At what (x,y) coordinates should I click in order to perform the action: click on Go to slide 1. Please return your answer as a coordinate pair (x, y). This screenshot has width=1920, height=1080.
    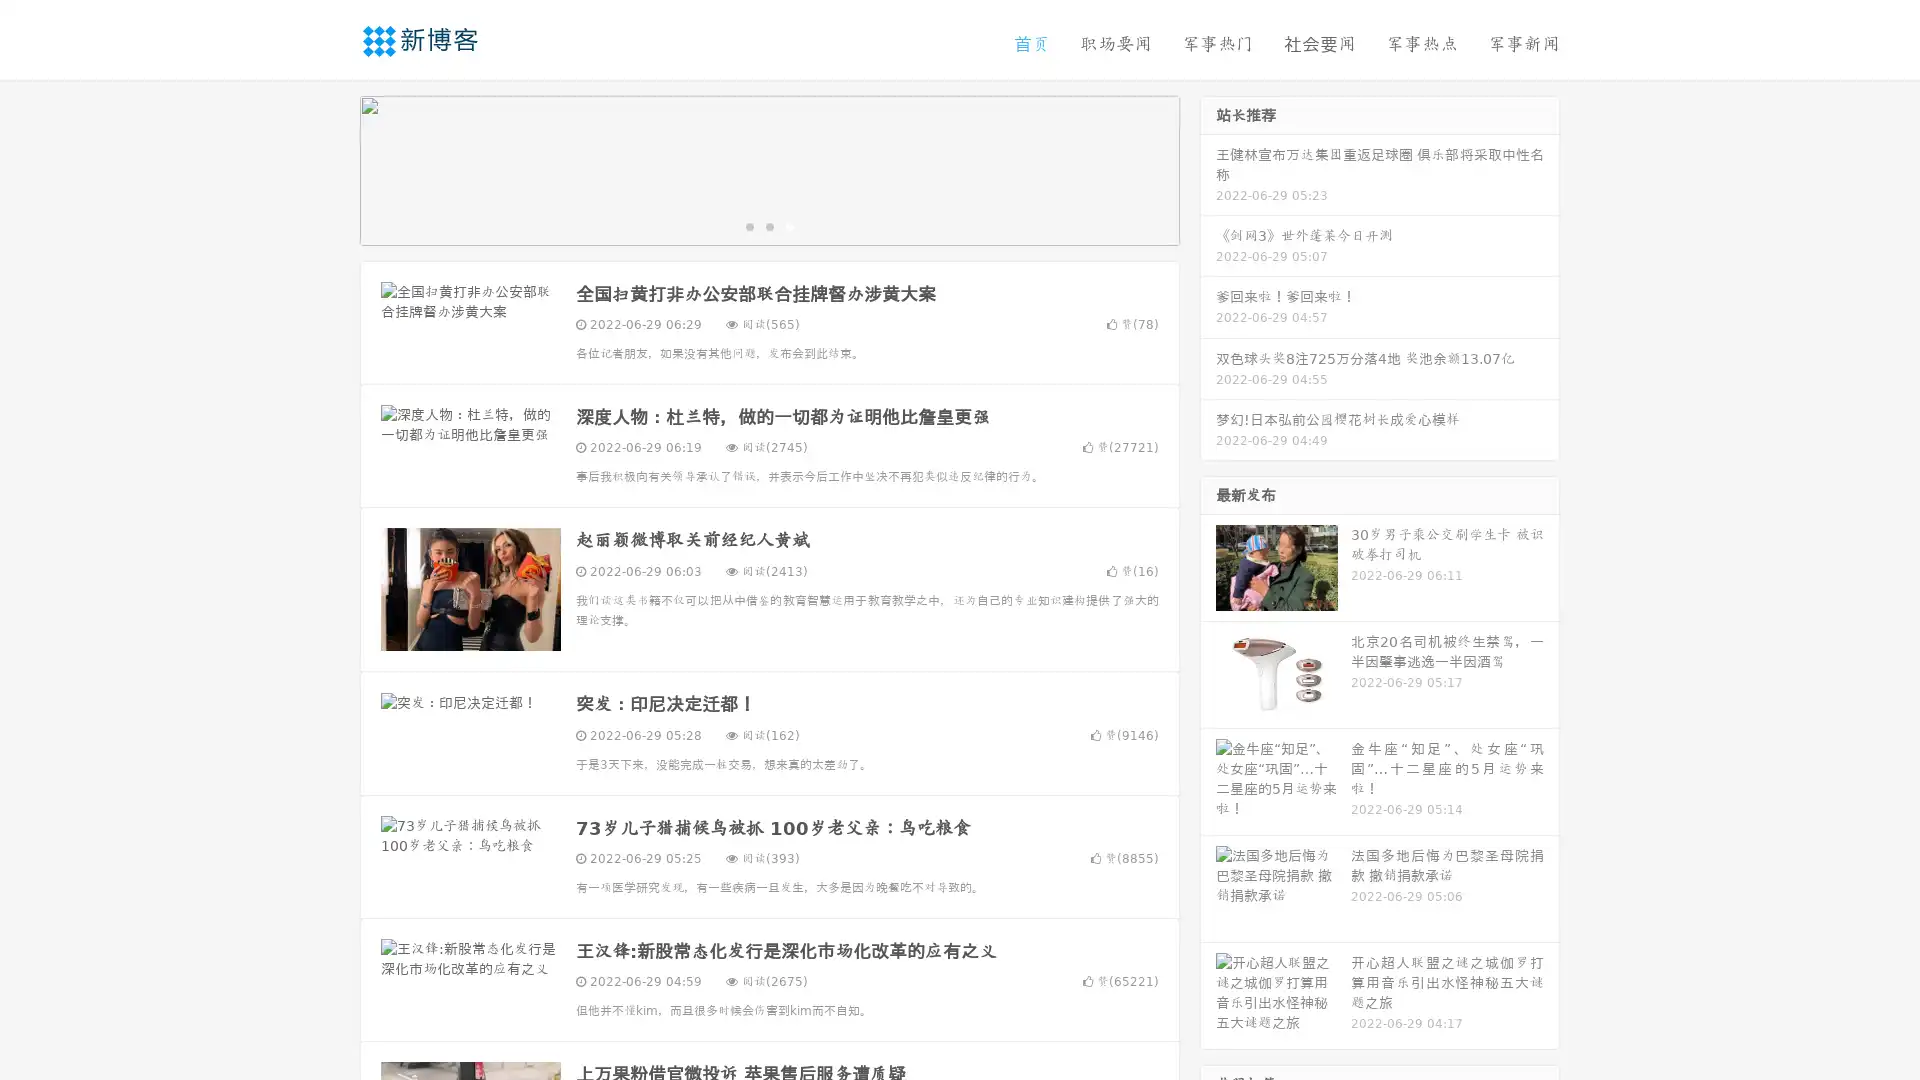
    Looking at the image, I should click on (748, 225).